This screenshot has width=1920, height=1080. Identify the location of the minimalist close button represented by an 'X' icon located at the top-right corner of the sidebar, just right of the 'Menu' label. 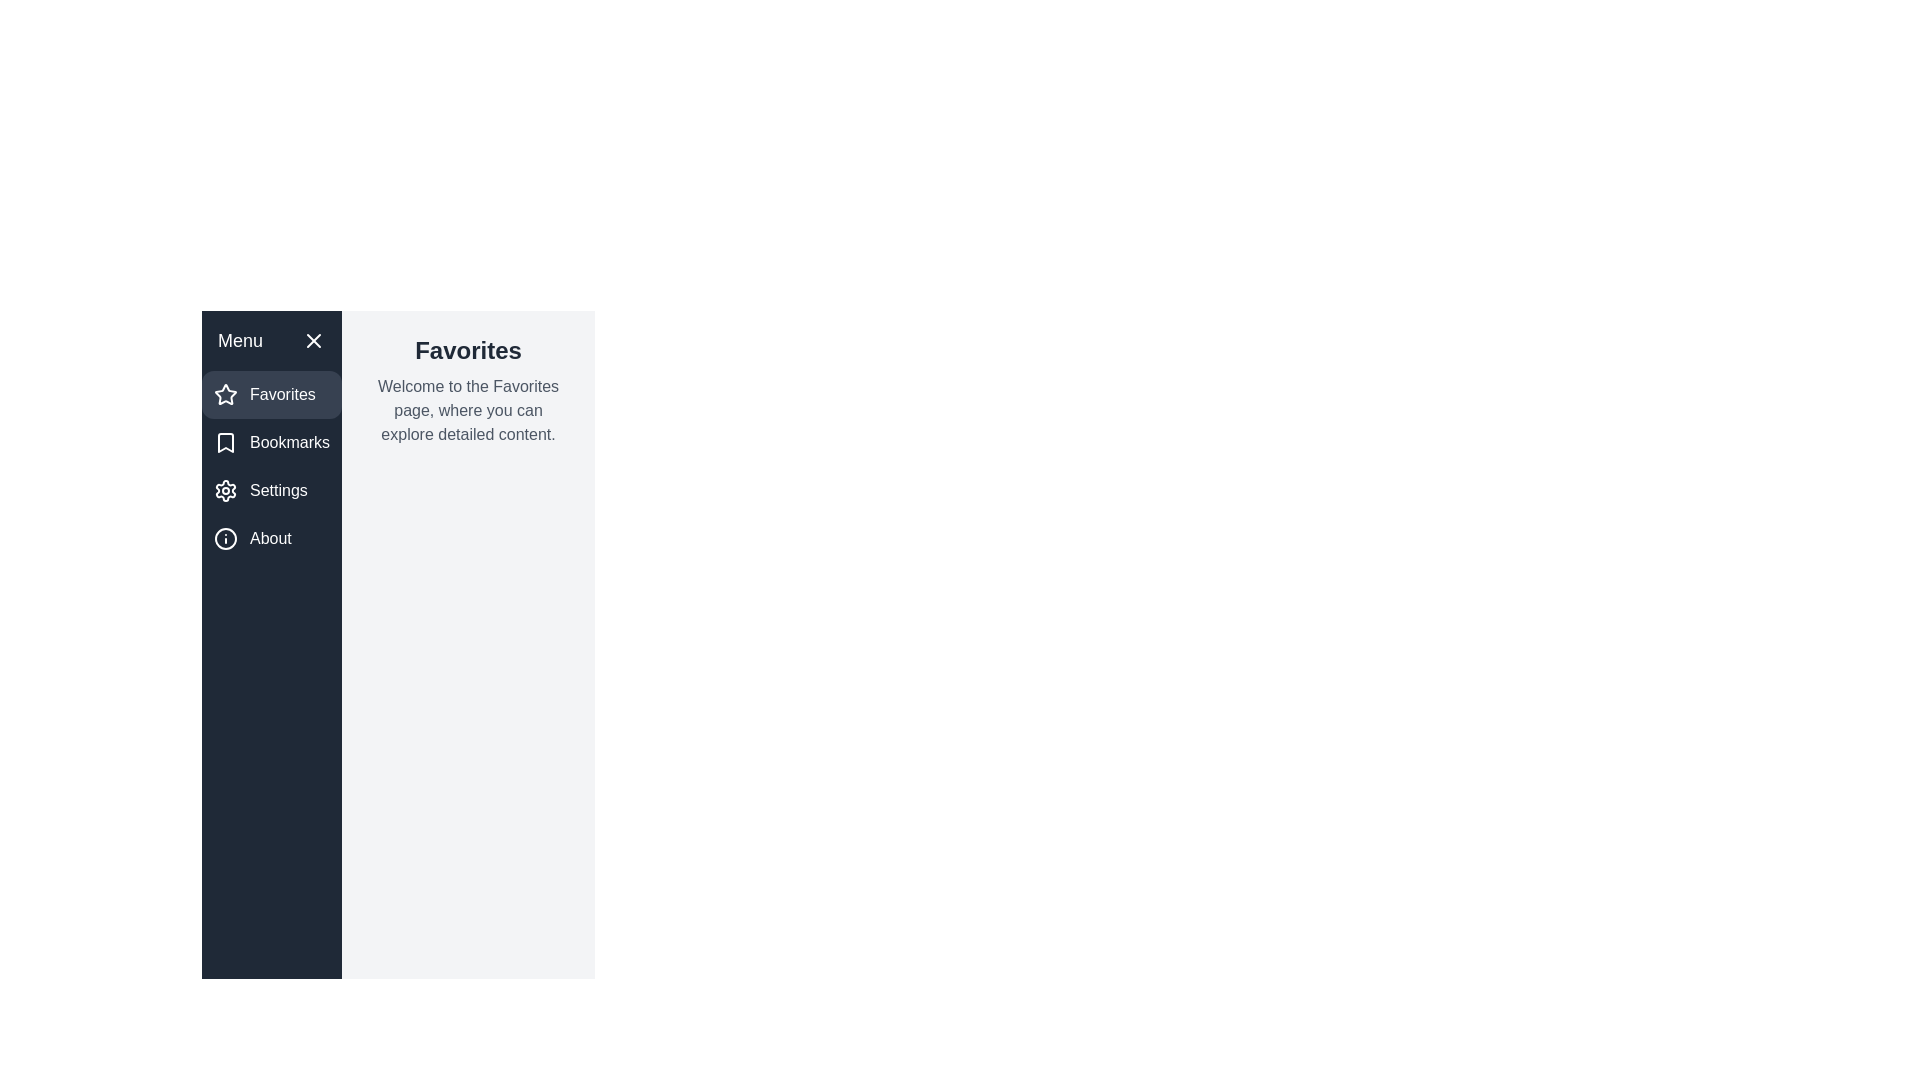
(313, 339).